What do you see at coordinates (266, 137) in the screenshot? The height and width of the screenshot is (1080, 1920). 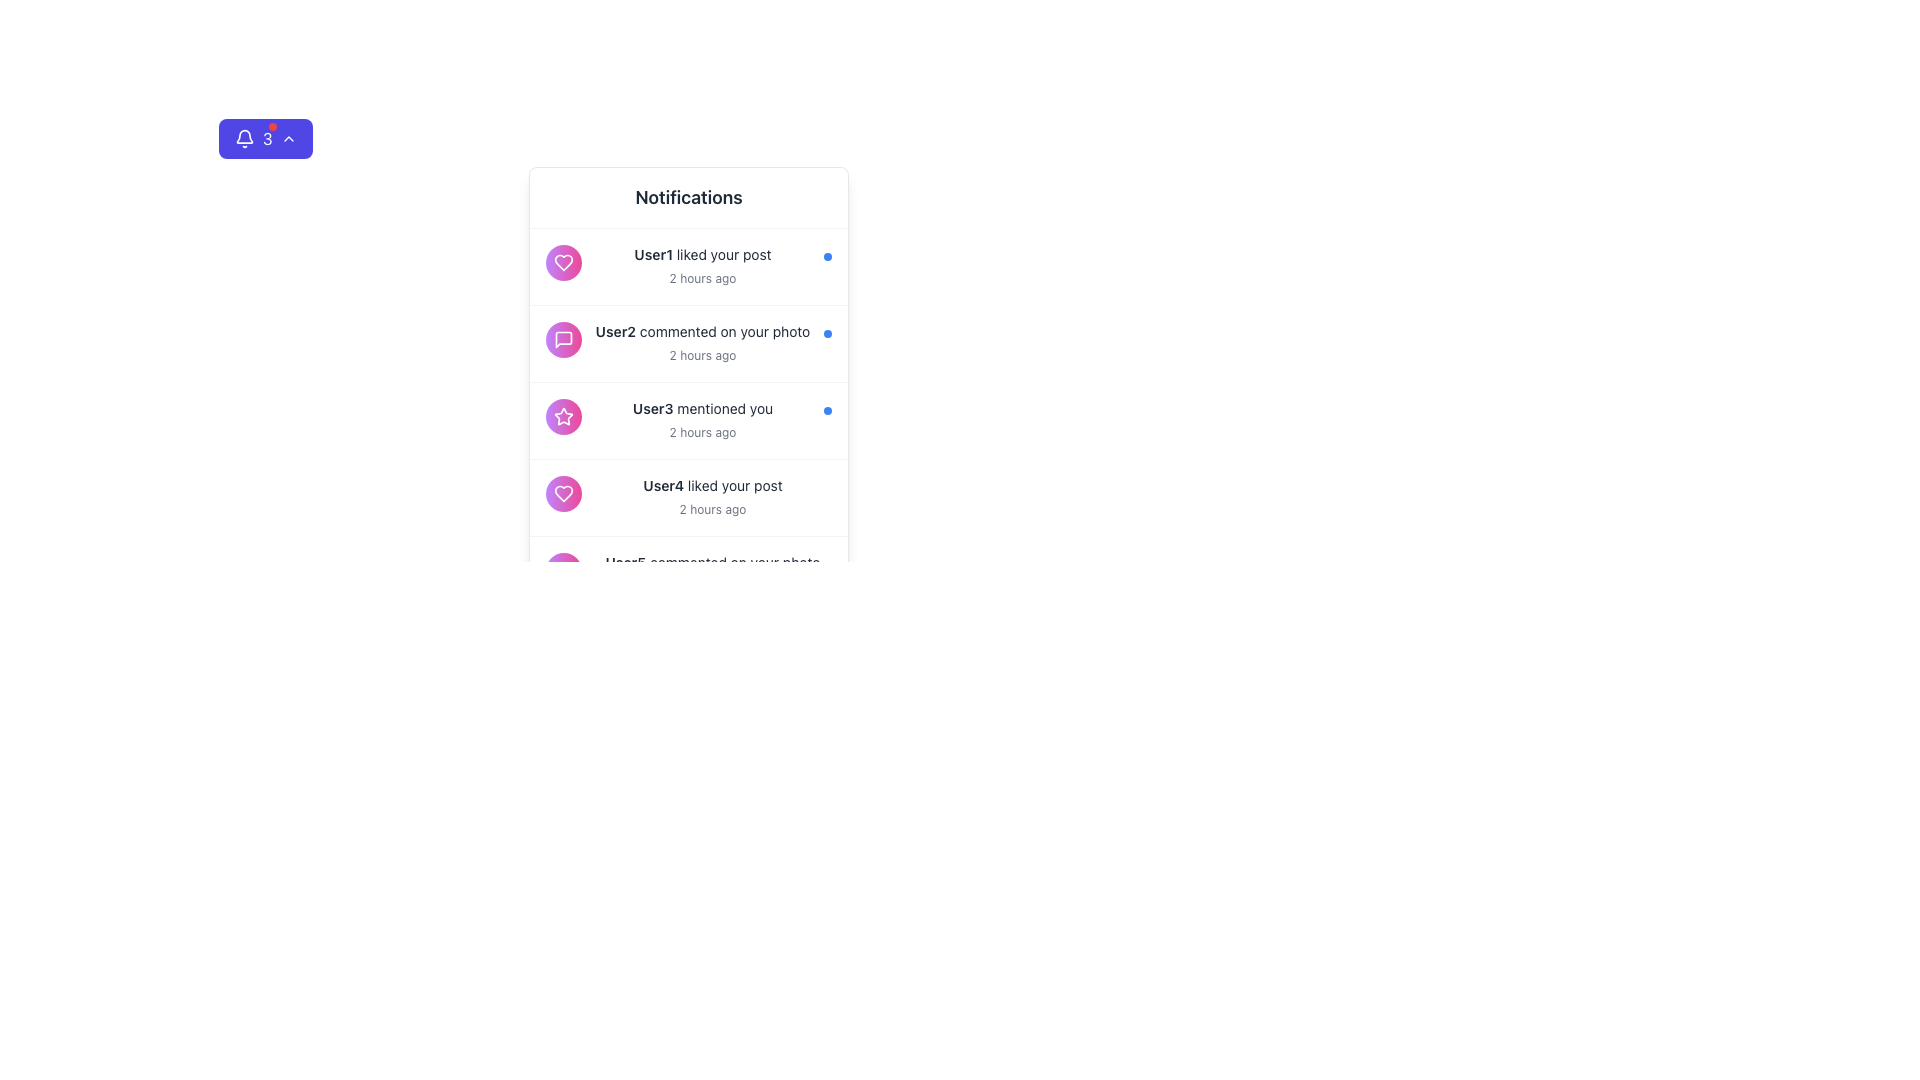 I see `the text label displaying the notification count ('3') alongside the word 'Notifications' within the purple notification button located in the top-left segment of the interface` at bounding box center [266, 137].